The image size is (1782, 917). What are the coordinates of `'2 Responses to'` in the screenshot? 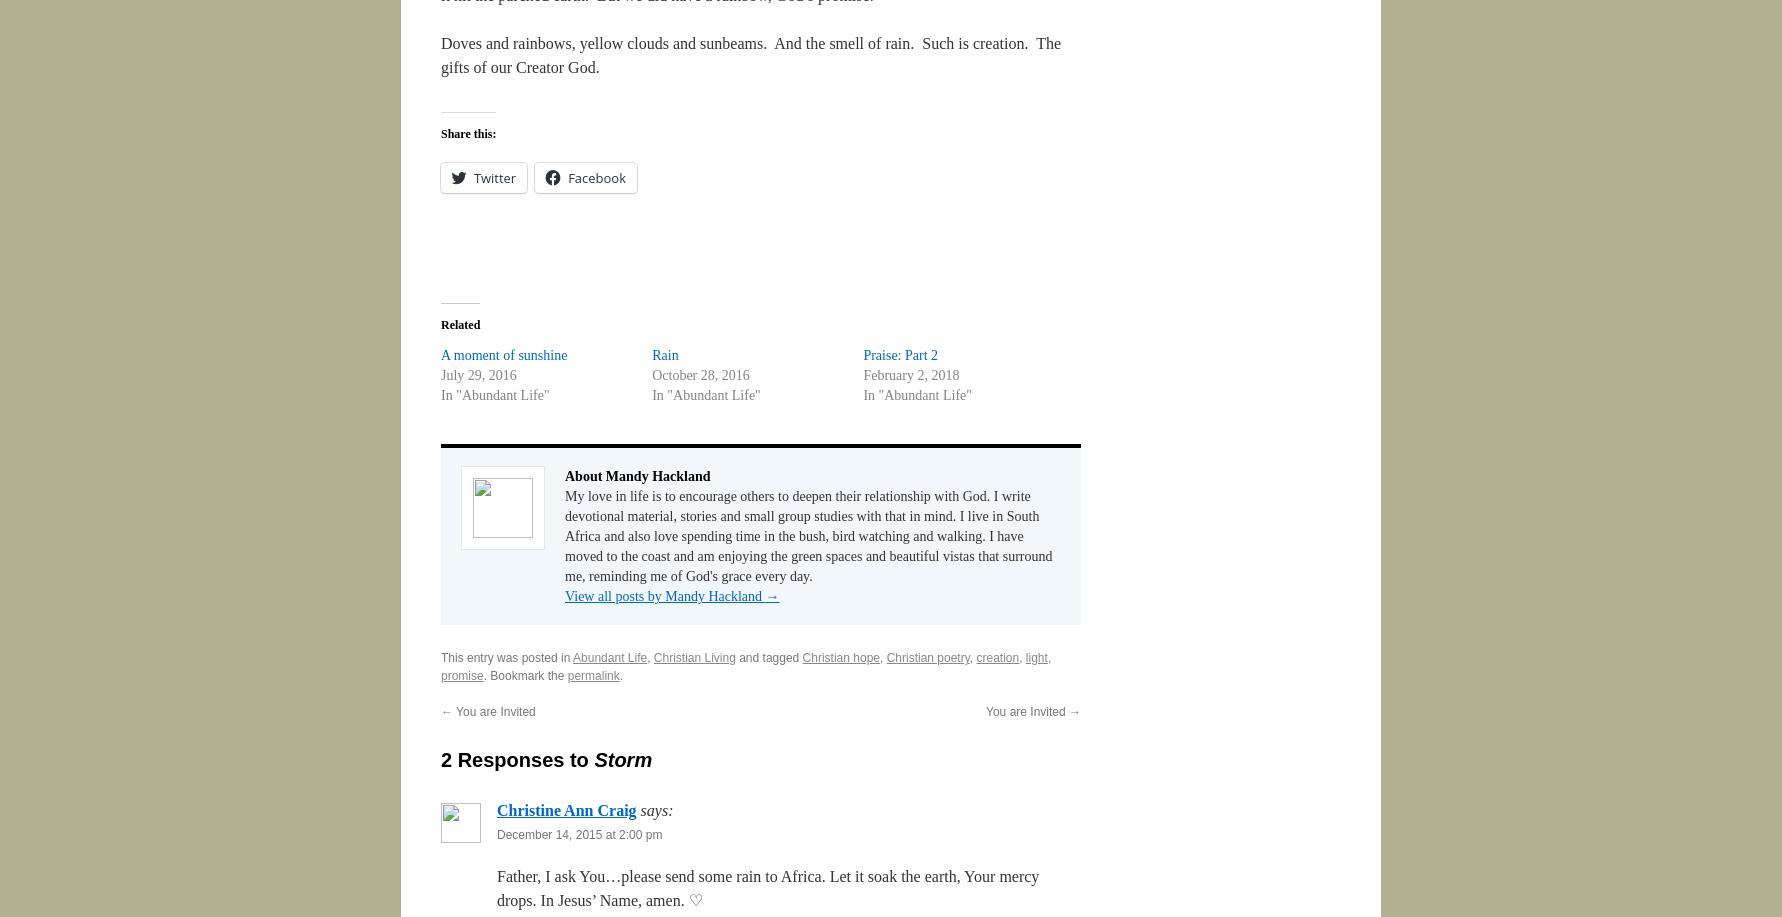 It's located at (516, 759).